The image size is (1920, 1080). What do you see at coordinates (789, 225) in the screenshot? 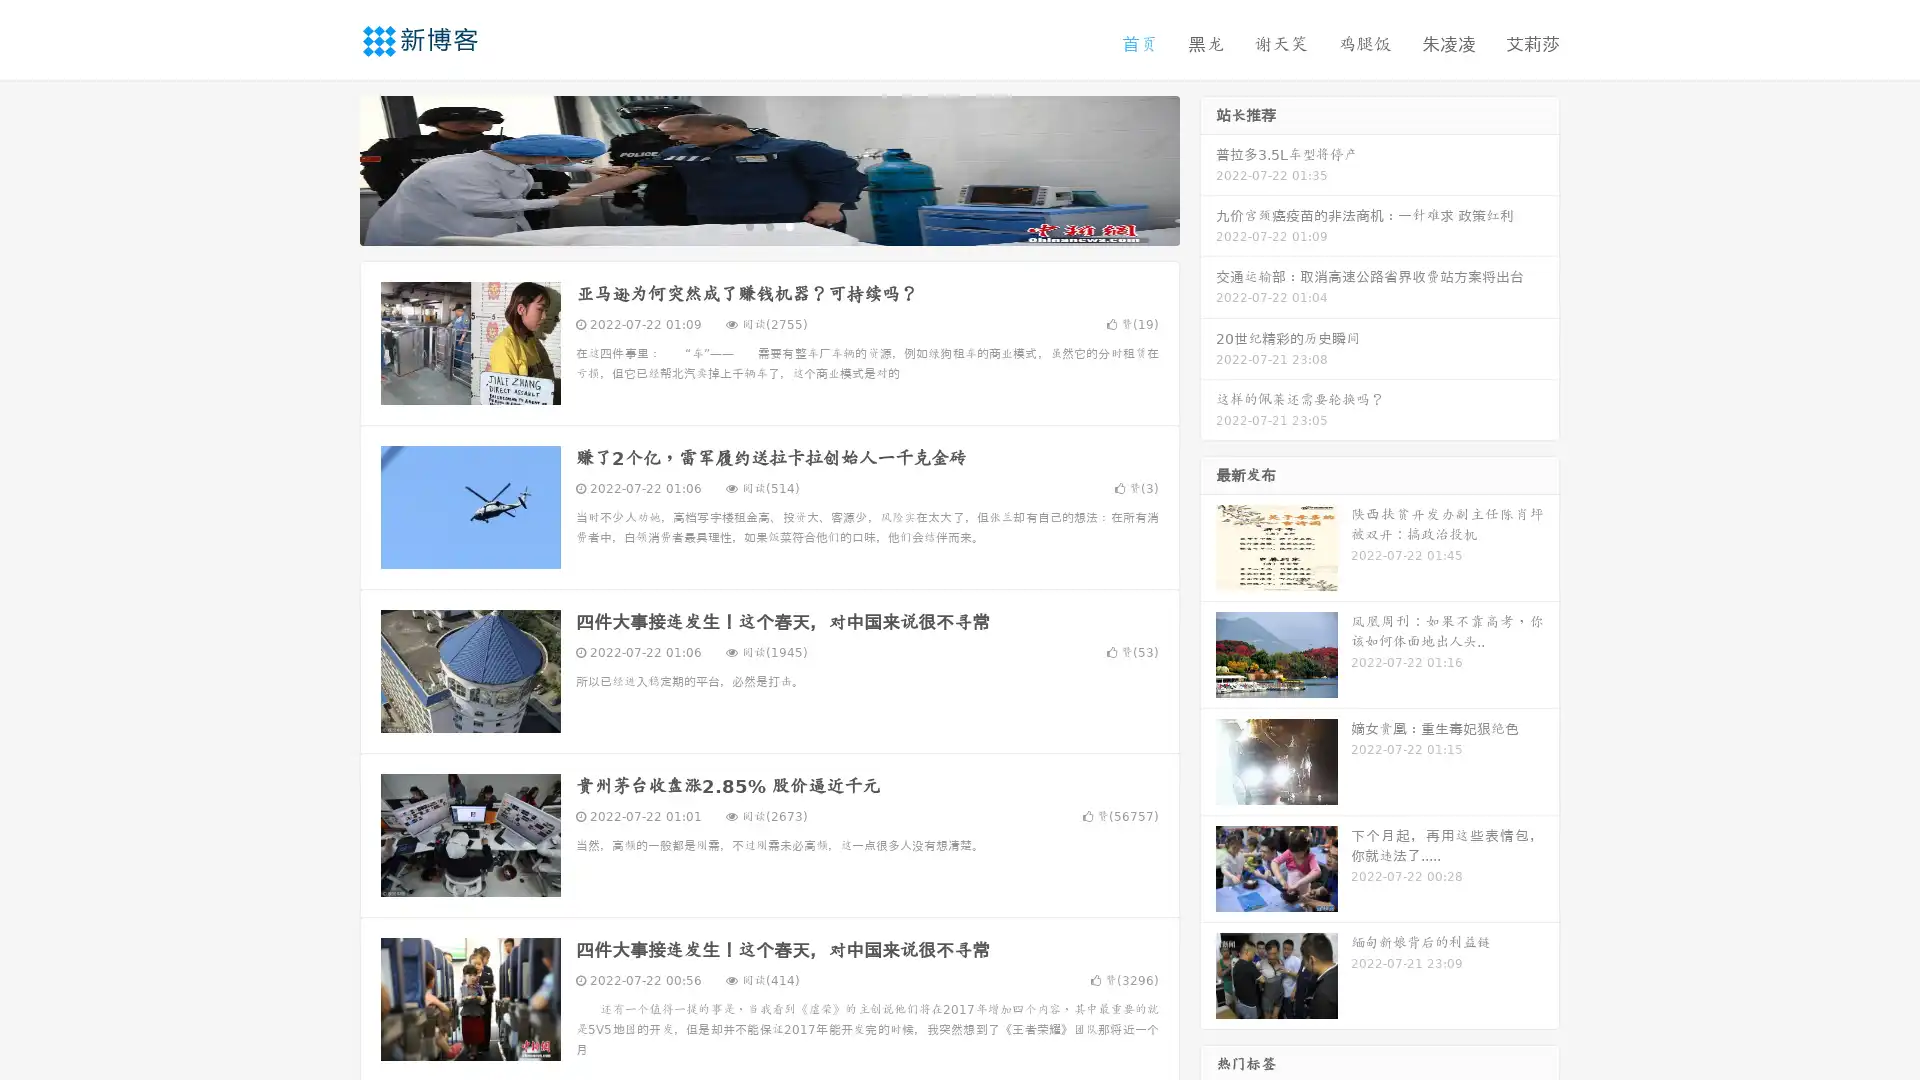
I see `Go to slide 3` at bounding box center [789, 225].